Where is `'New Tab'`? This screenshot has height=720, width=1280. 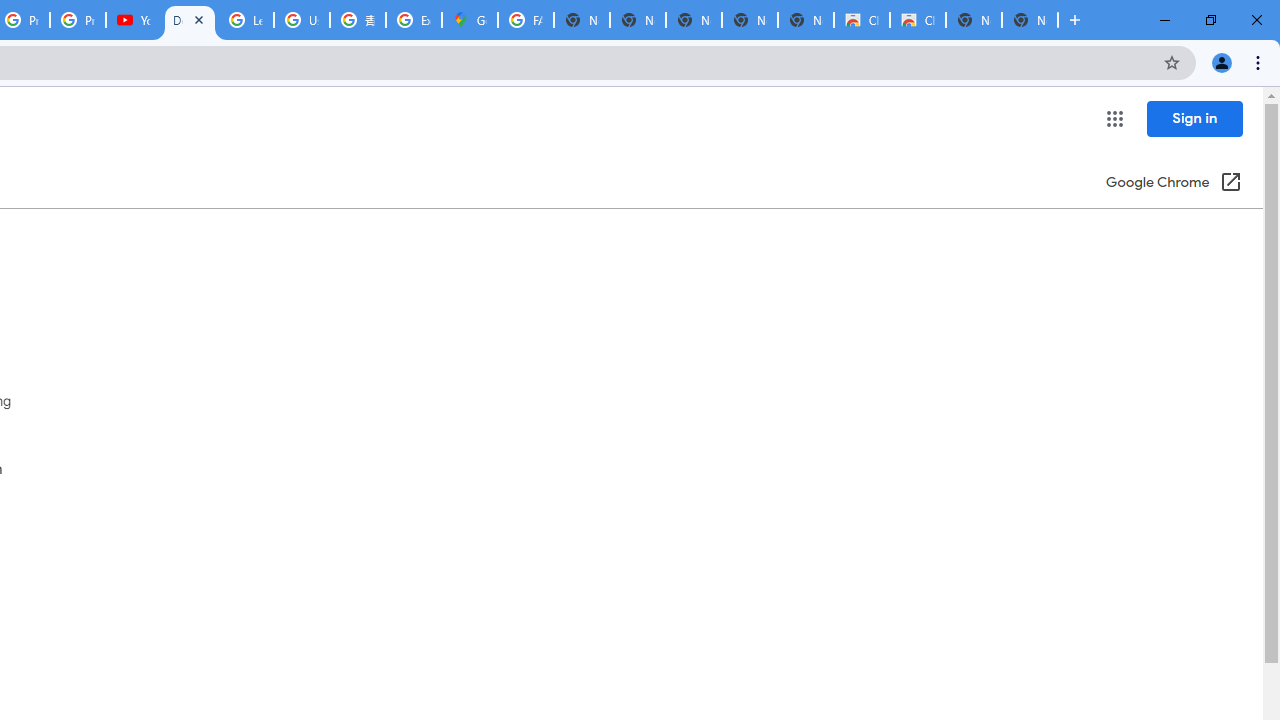 'New Tab' is located at coordinates (1030, 20).